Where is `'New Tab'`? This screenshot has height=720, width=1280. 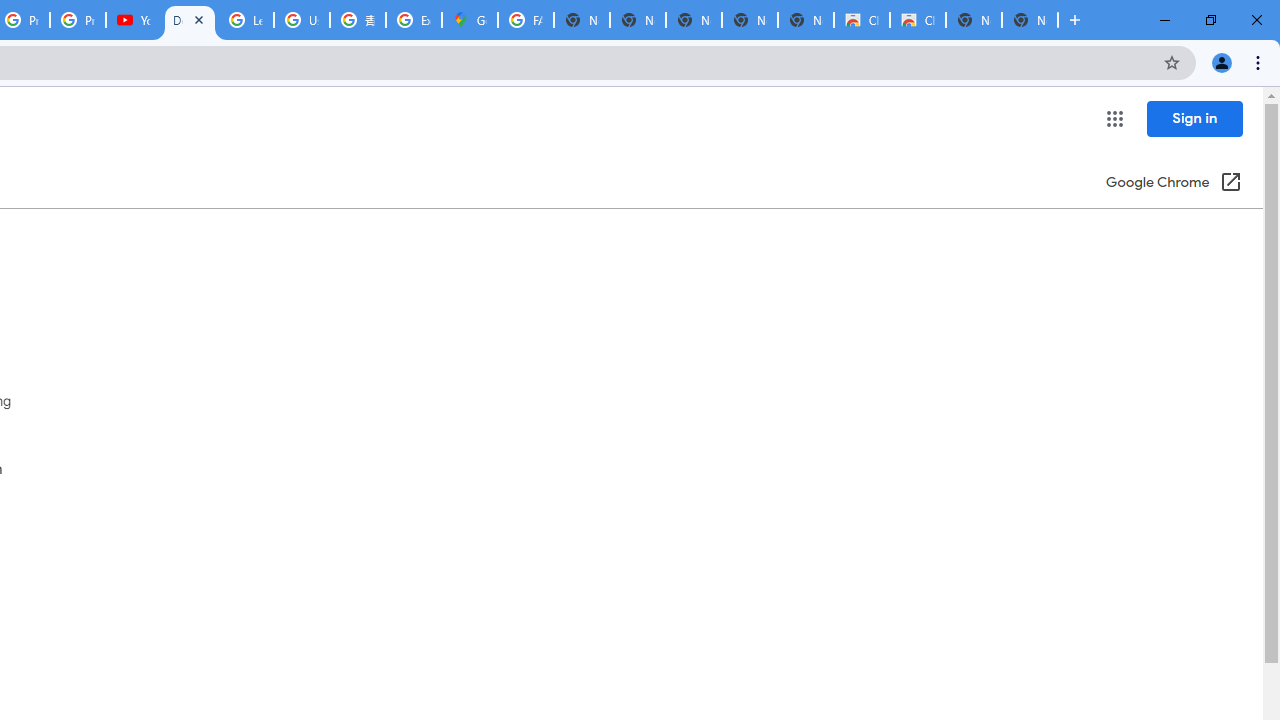 'New Tab' is located at coordinates (1030, 20).